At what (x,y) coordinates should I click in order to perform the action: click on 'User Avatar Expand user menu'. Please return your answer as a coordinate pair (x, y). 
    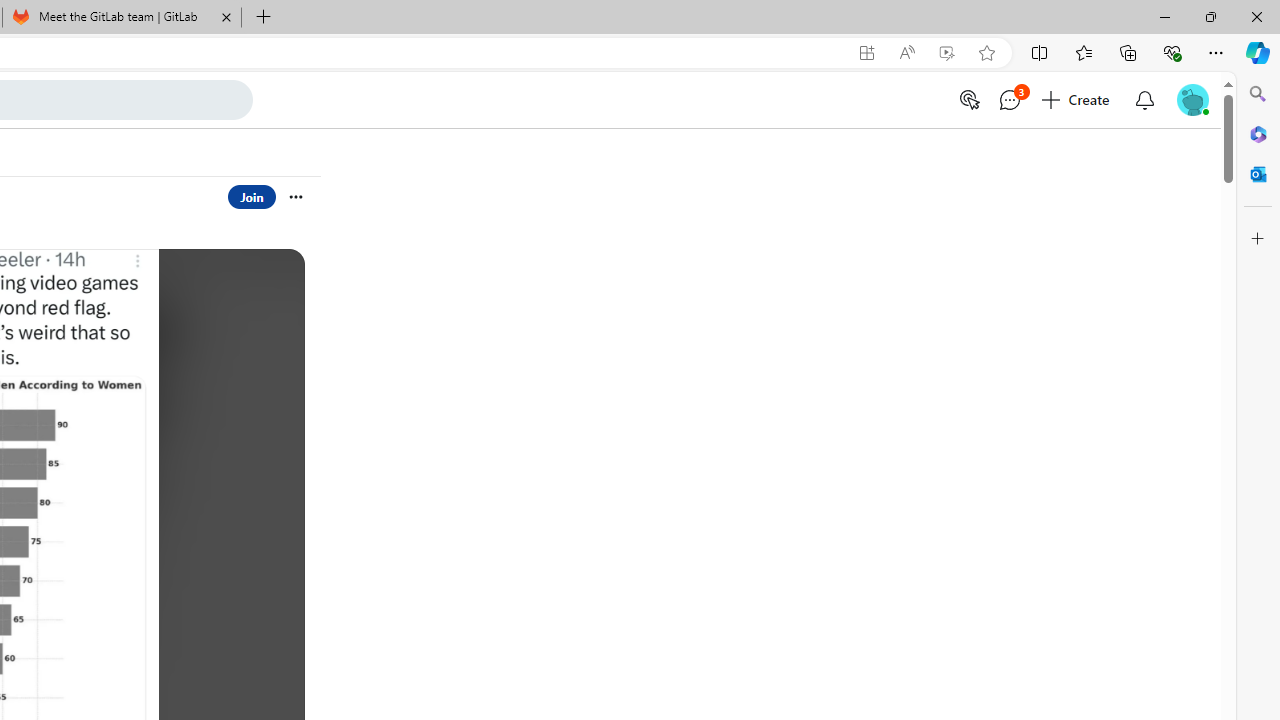
    Looking at the image, I should click on (1192, 99).